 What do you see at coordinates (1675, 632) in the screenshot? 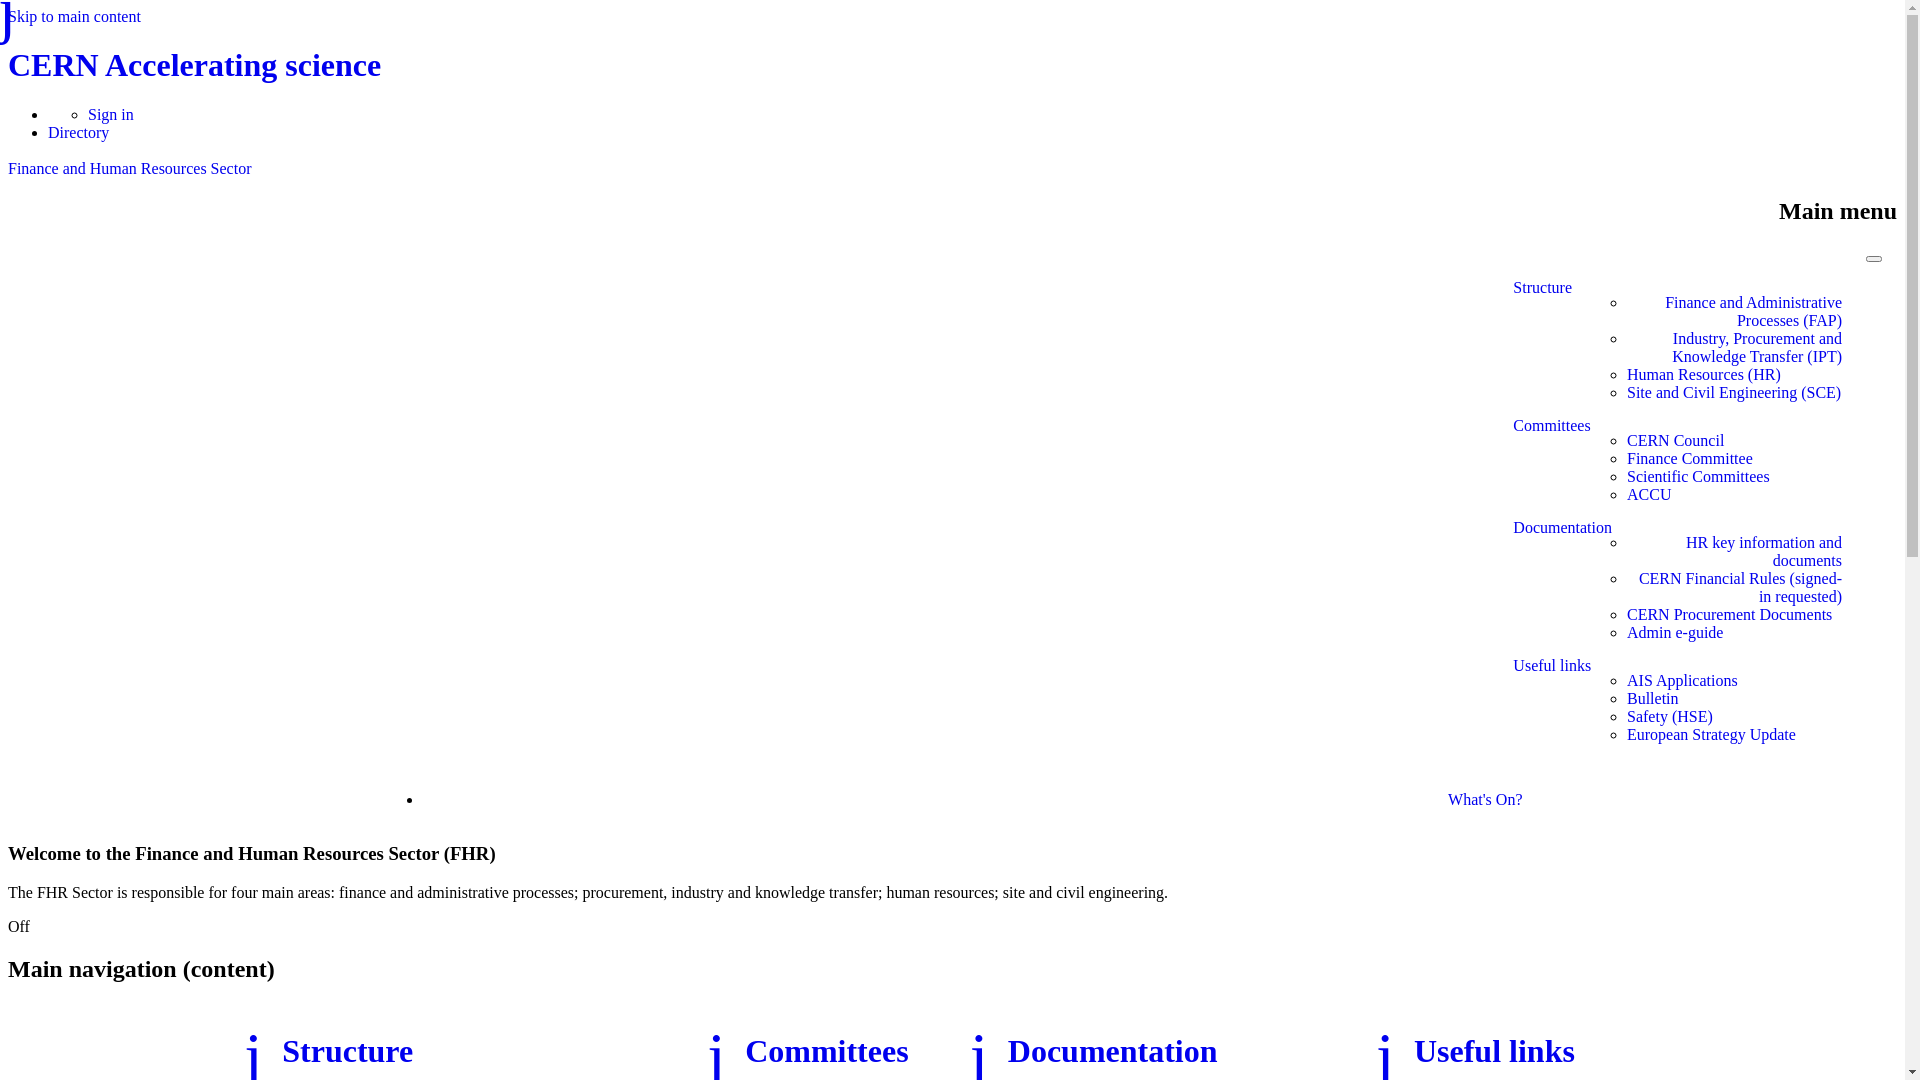
I see `'Admin e-guide'` at bounding box center [1675, 632].